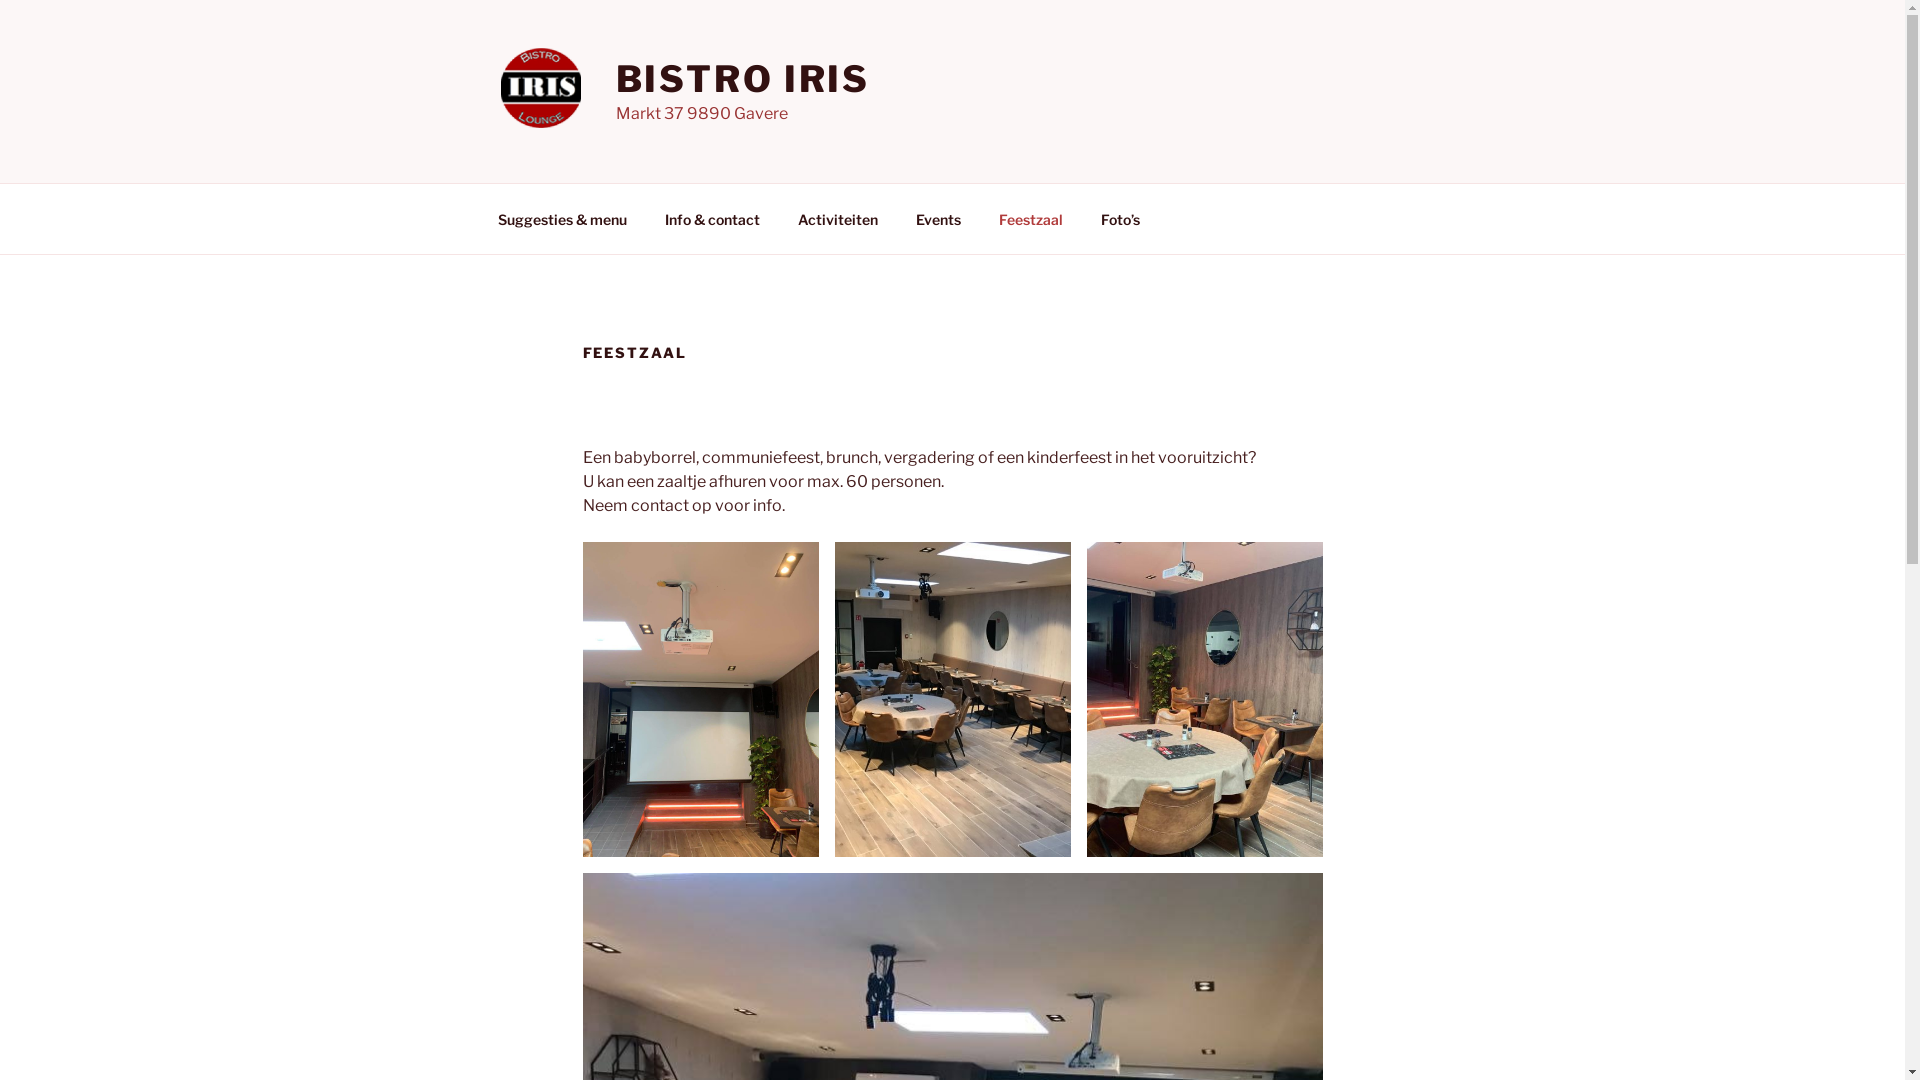  I want to click on 'Activiteiten', so click(837, 218).